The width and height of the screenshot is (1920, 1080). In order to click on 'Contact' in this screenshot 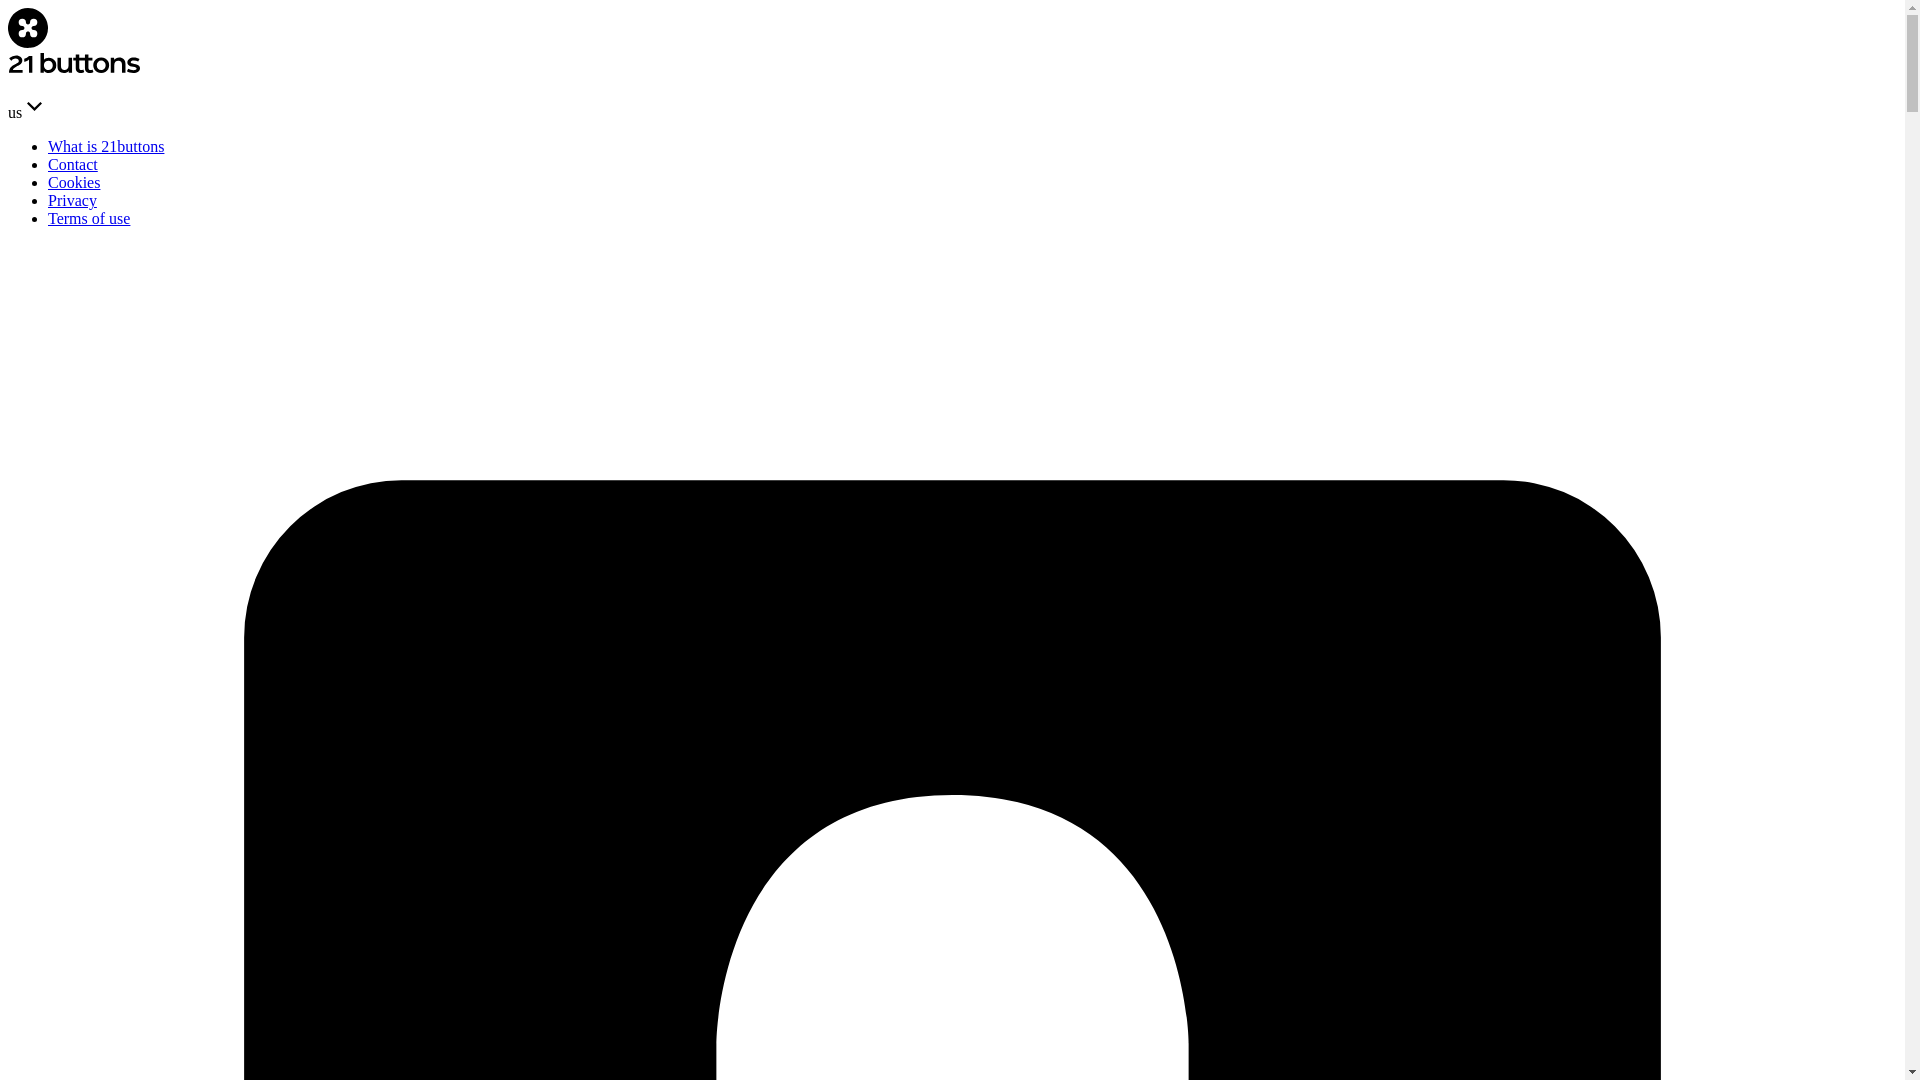, I will do `click(72, 163)`.